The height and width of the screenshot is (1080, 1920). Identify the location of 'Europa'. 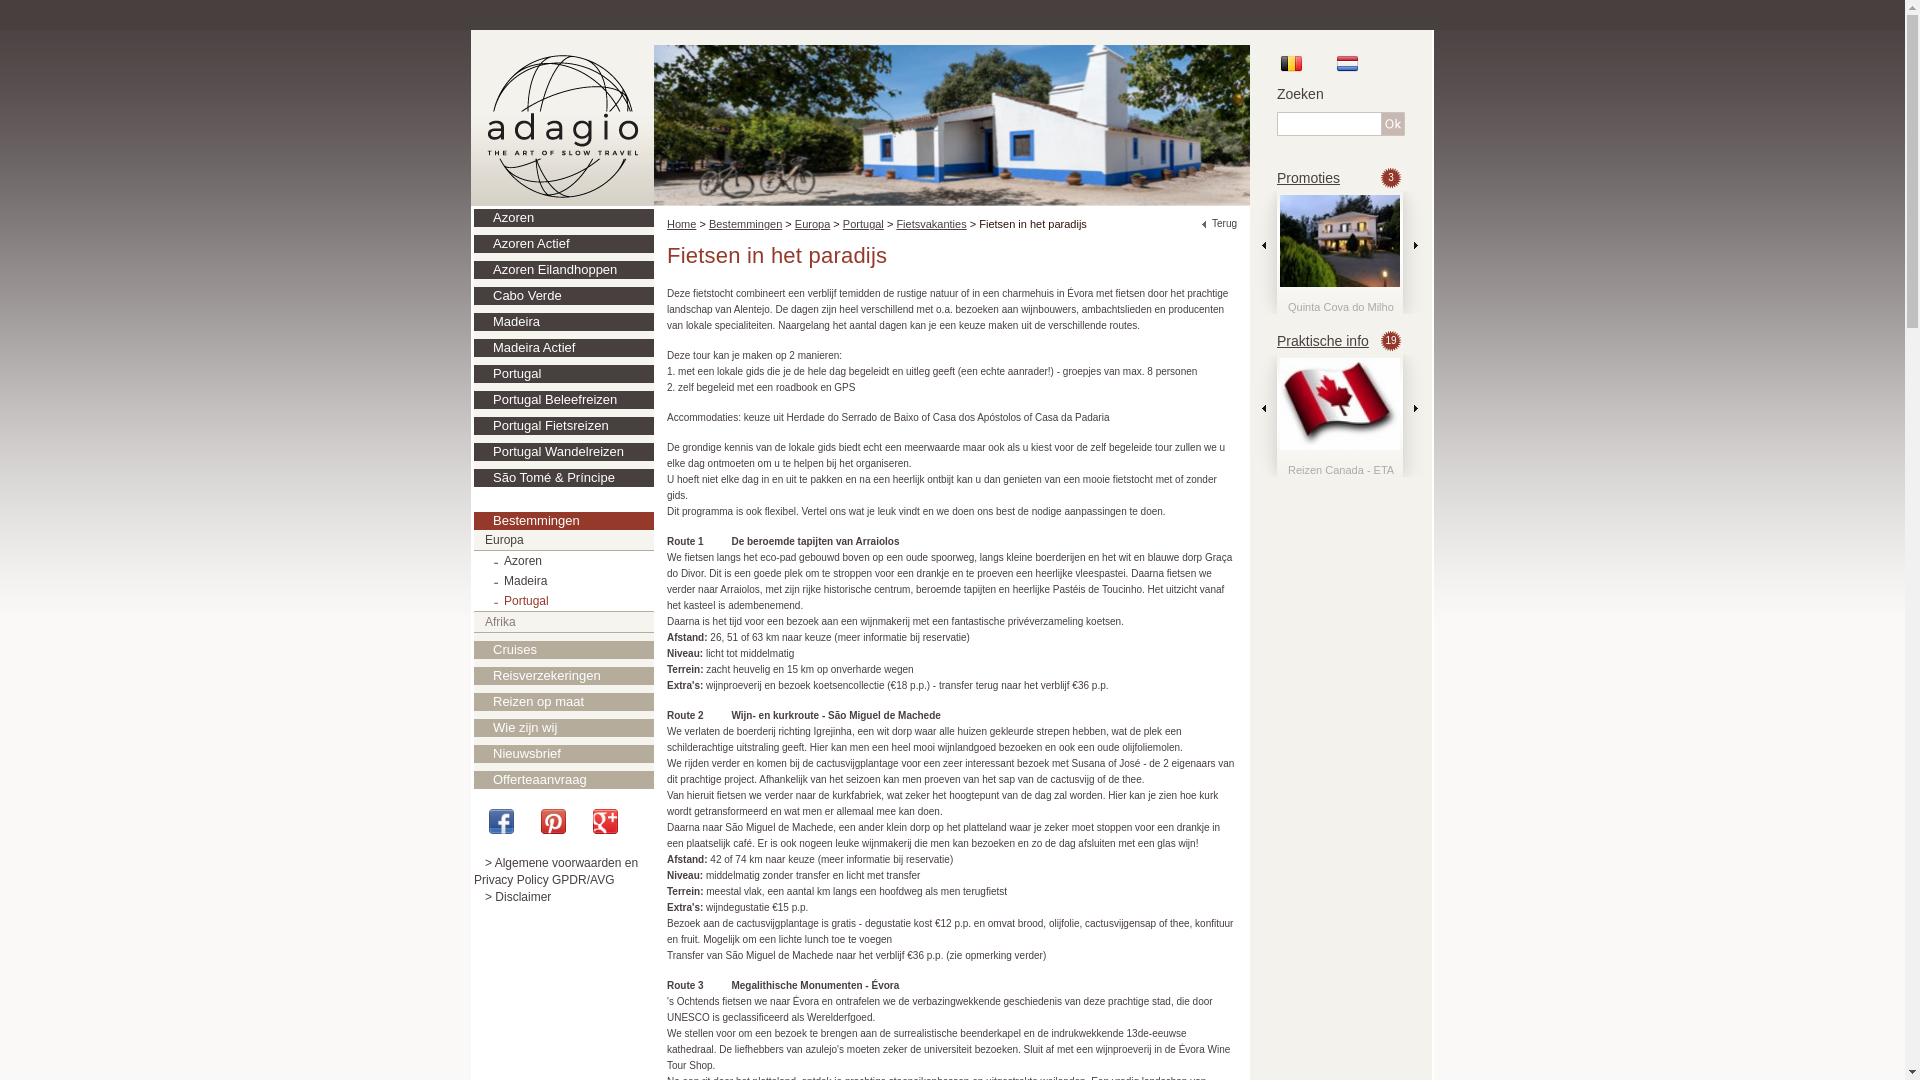
(563, 540).